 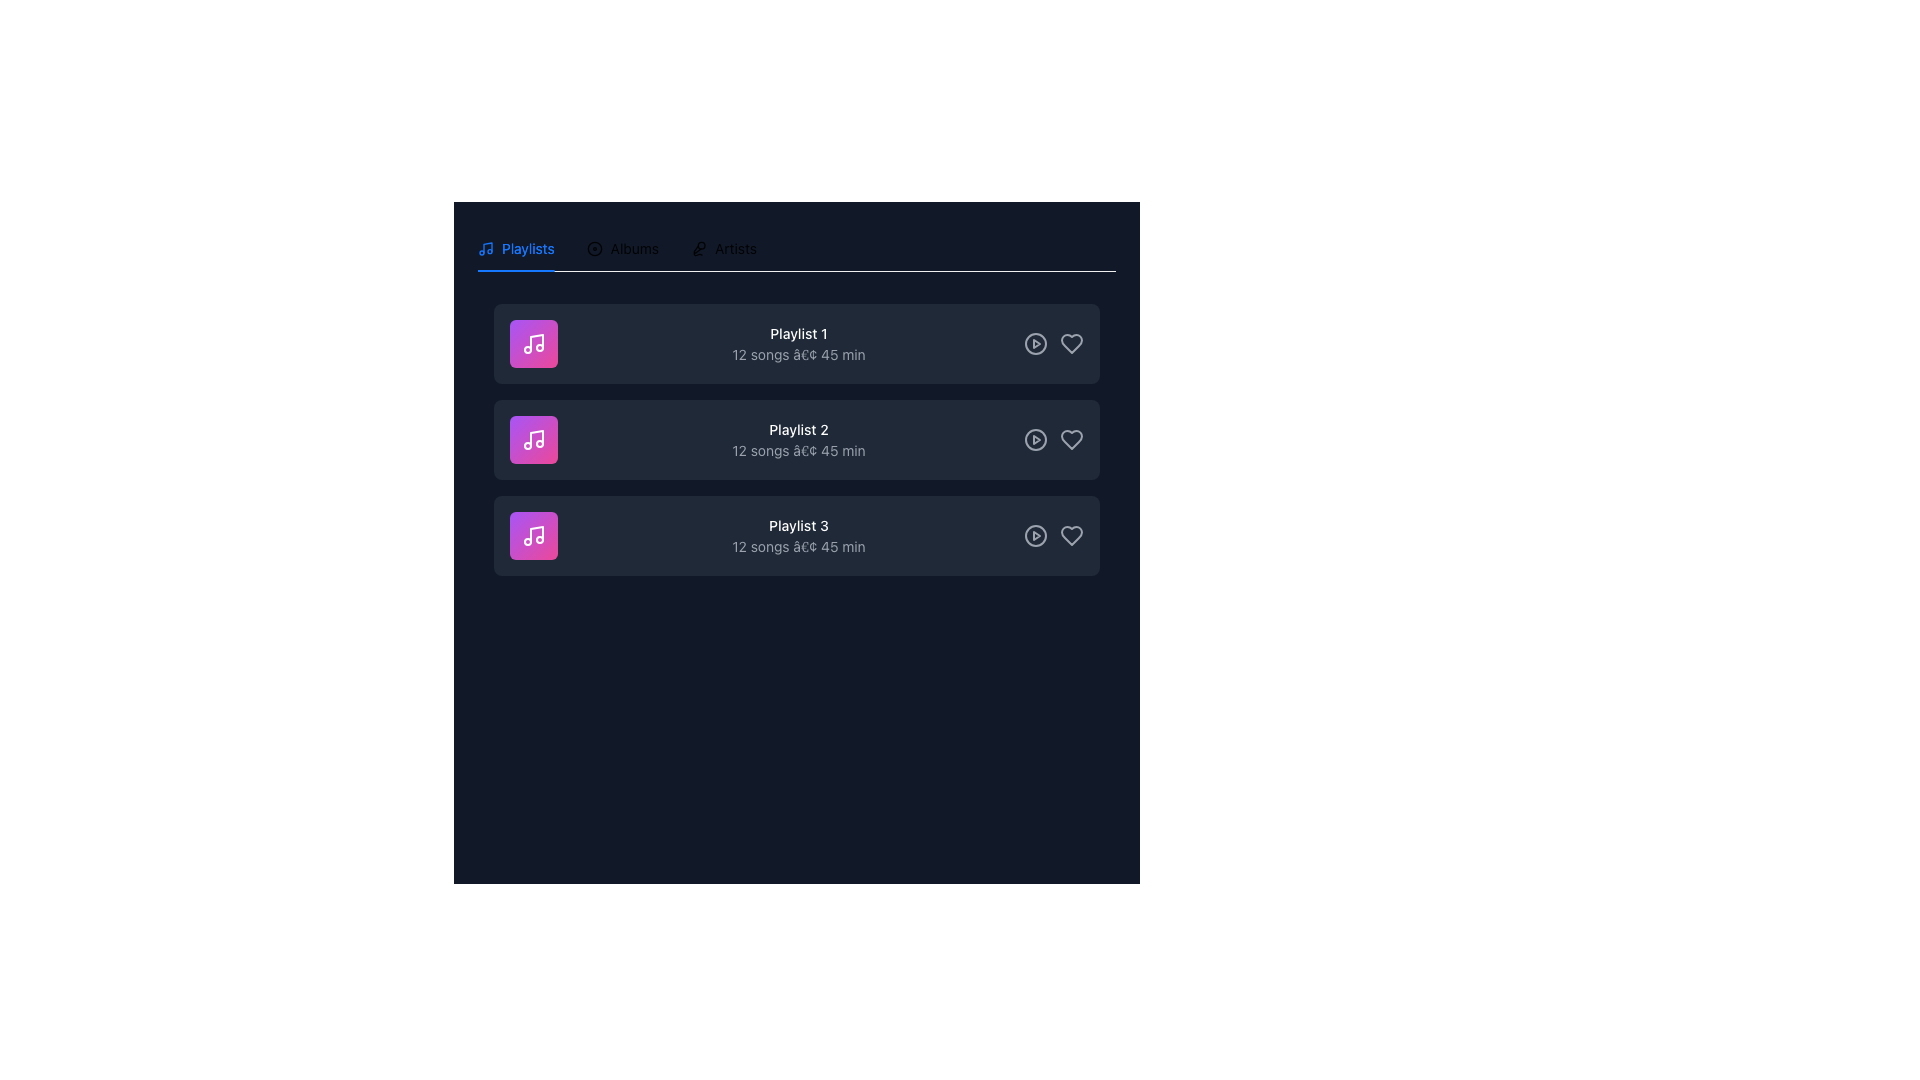 I want to click on the circular border of the second play button icon located next to the text 'Playlist 2', so click(x=1036, y=438).